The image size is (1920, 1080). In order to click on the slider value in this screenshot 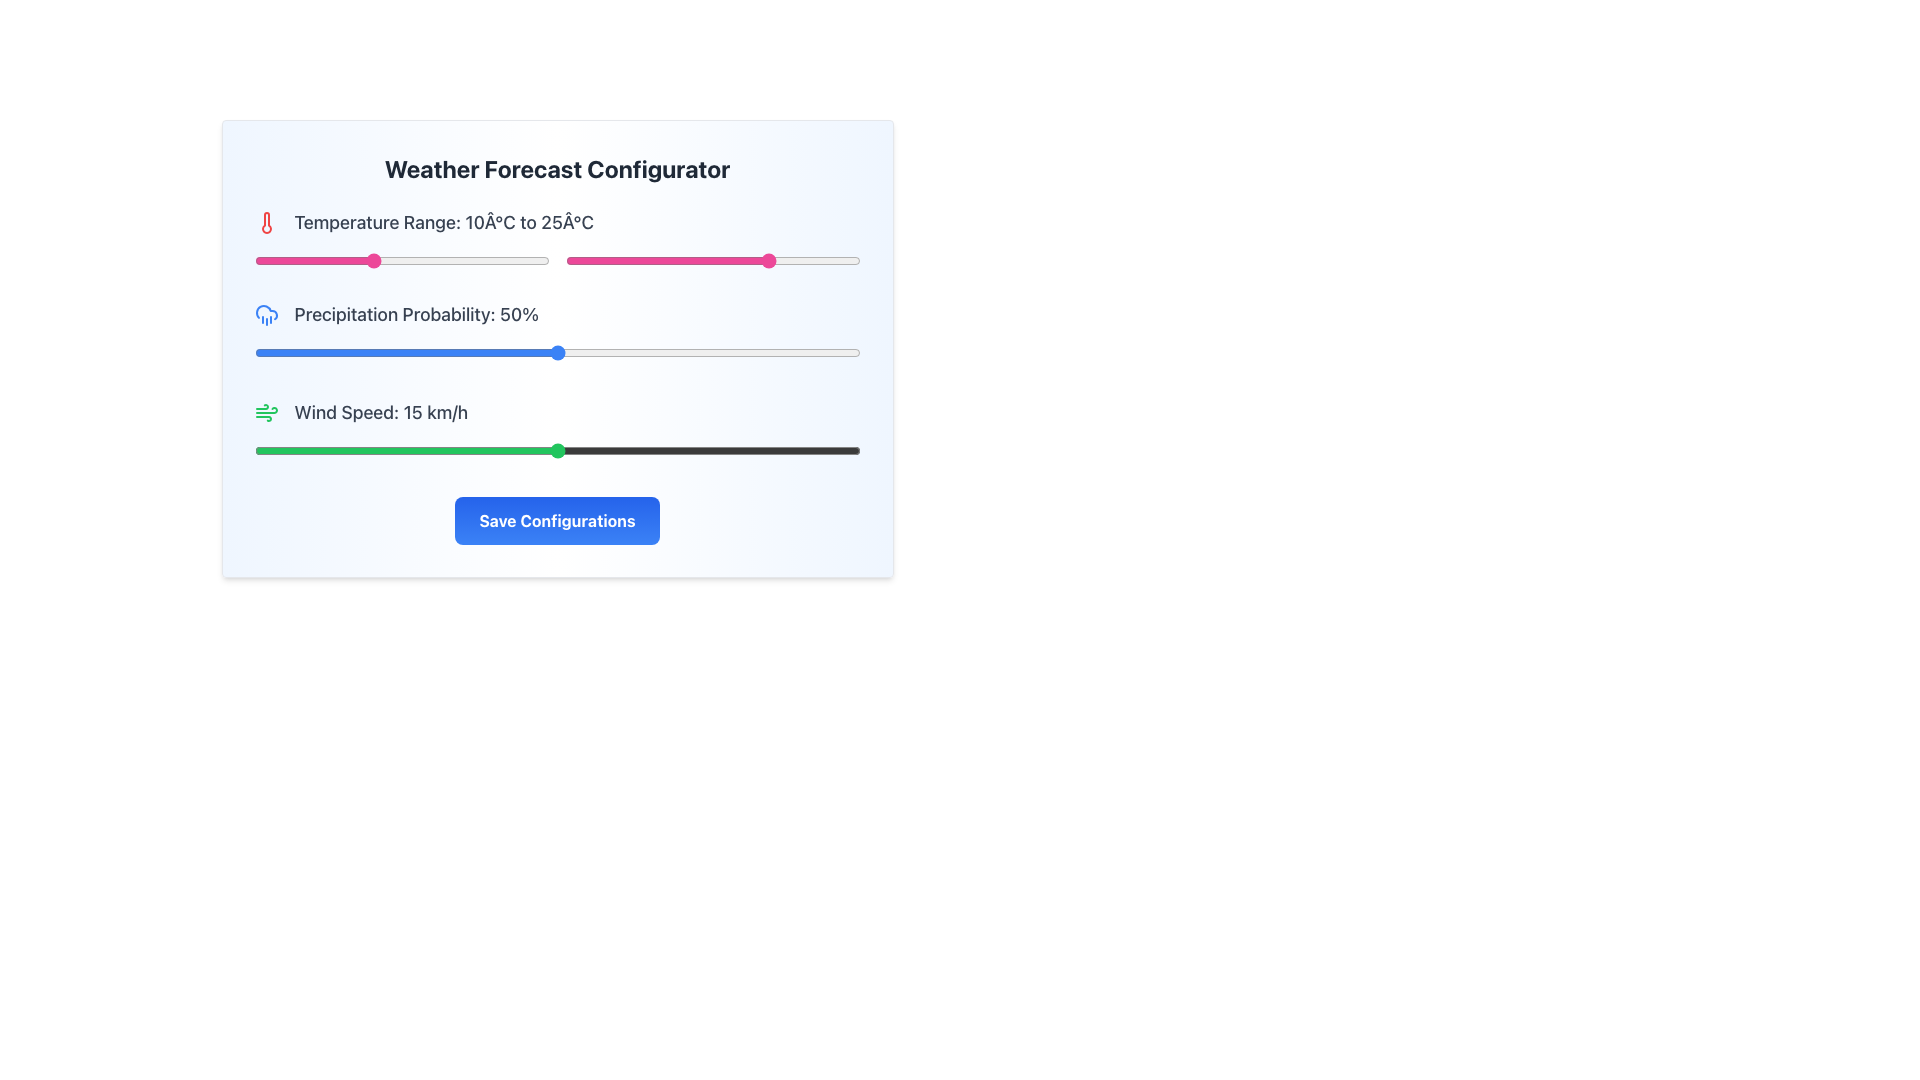, I will do `click(342, 260)`.